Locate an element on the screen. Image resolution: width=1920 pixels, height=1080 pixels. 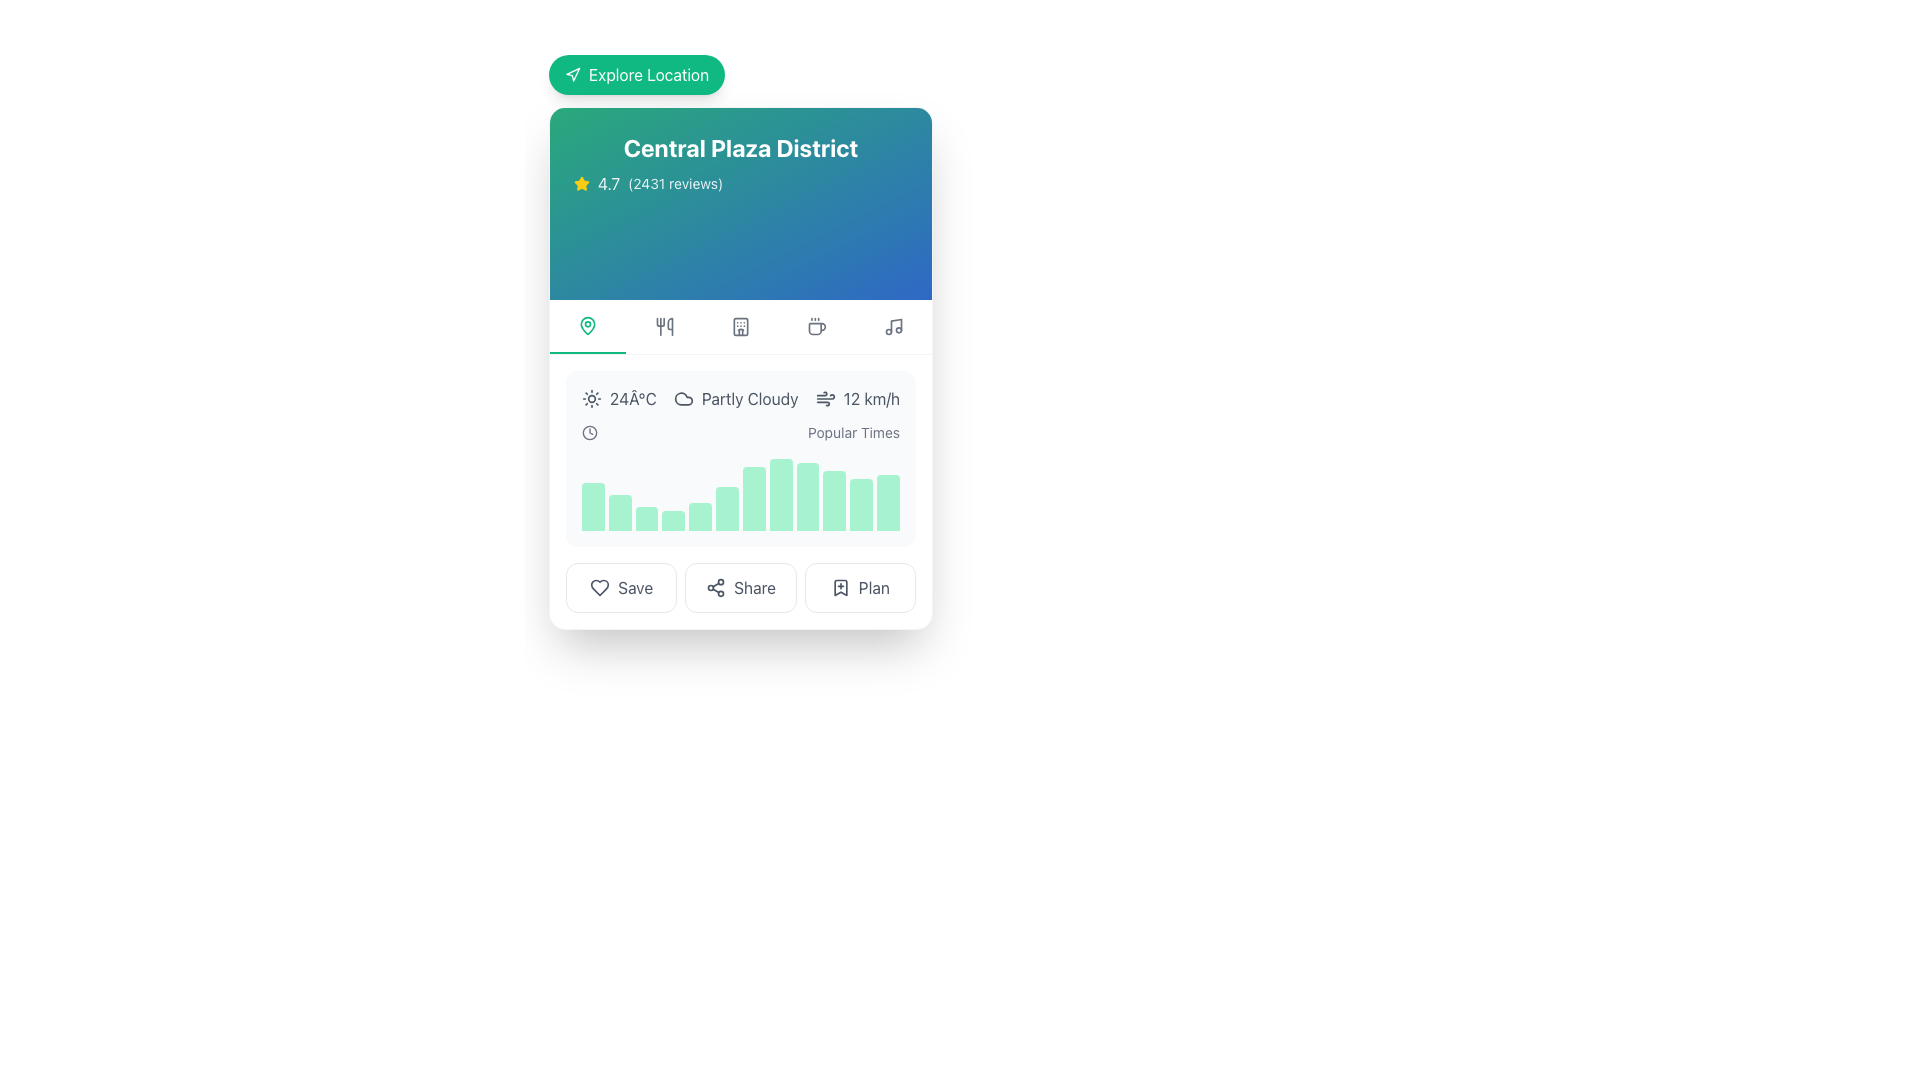
the bright green 'Explore Location' button with rounded corners to perceive visual feedback is located at coordinates (636, 73).